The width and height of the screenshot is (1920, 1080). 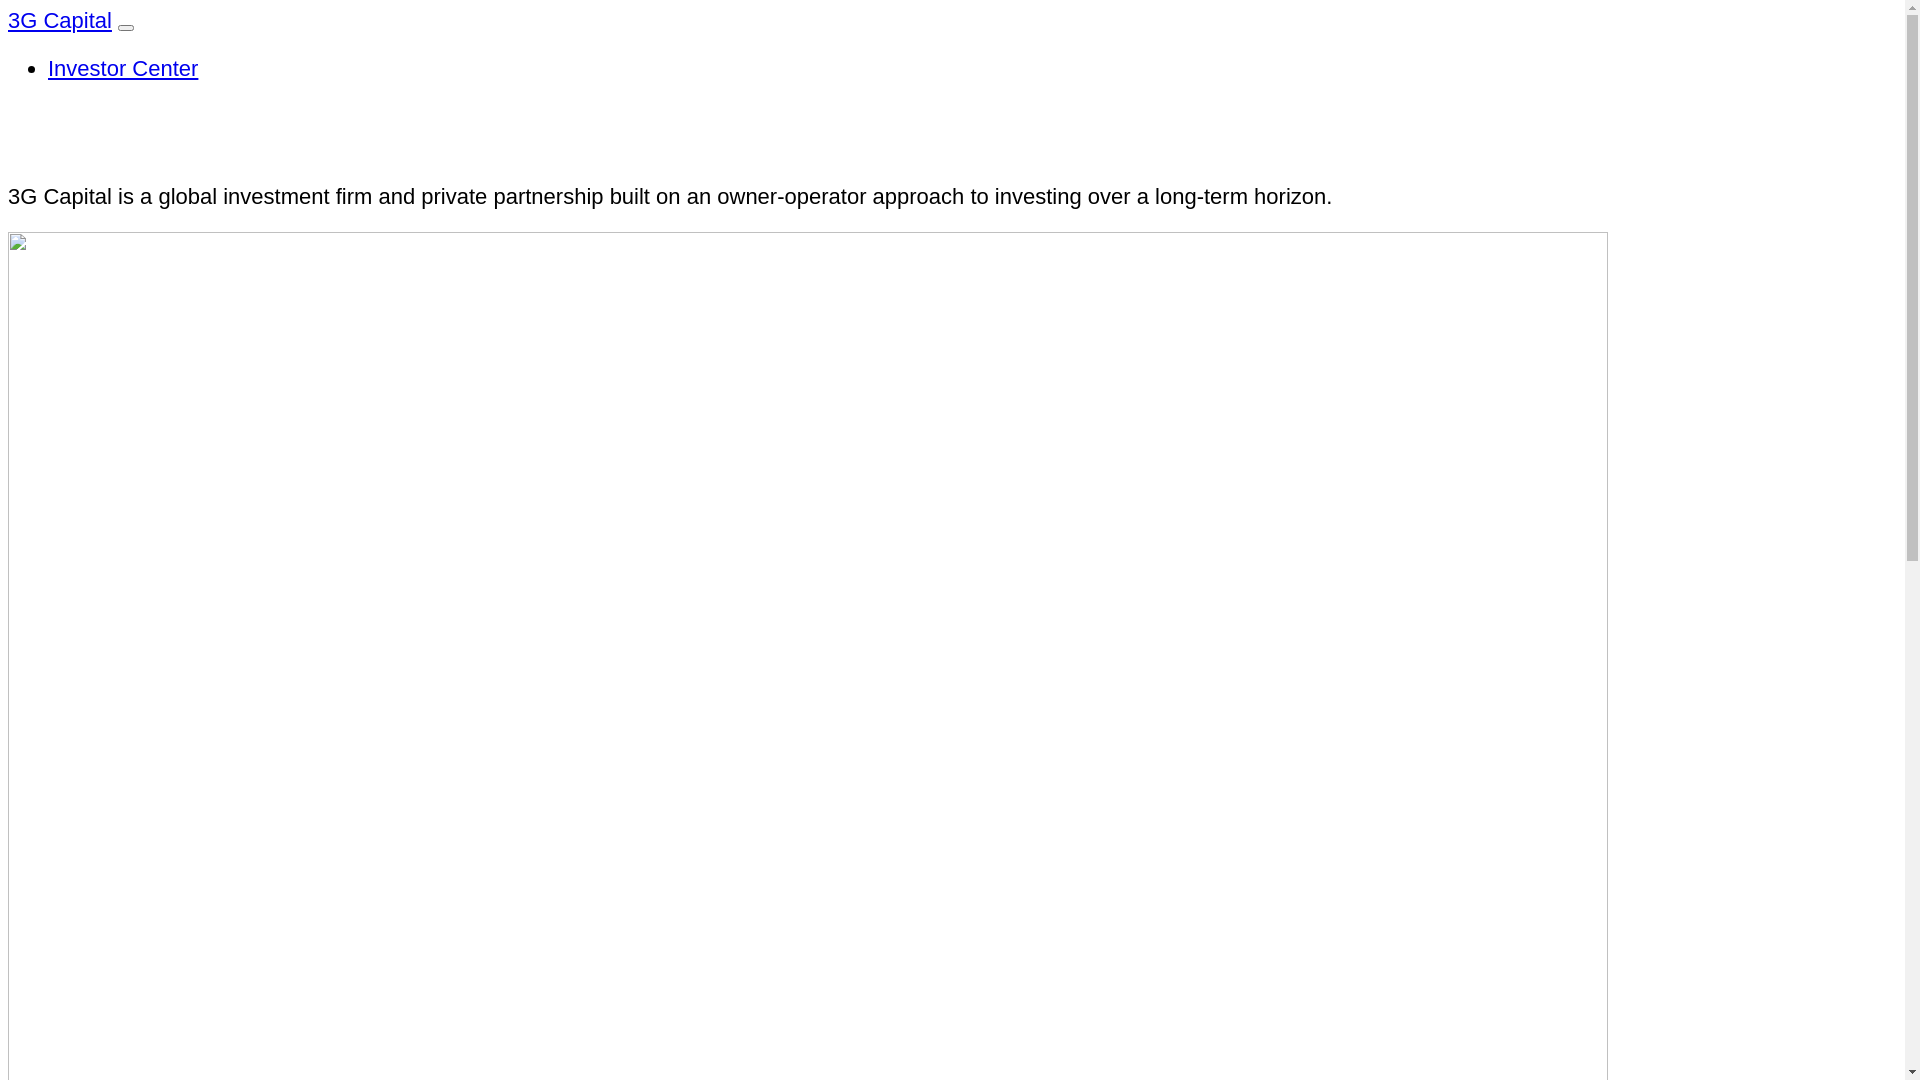 I want to click on 'Investor Center', so click(x=122, y=67).